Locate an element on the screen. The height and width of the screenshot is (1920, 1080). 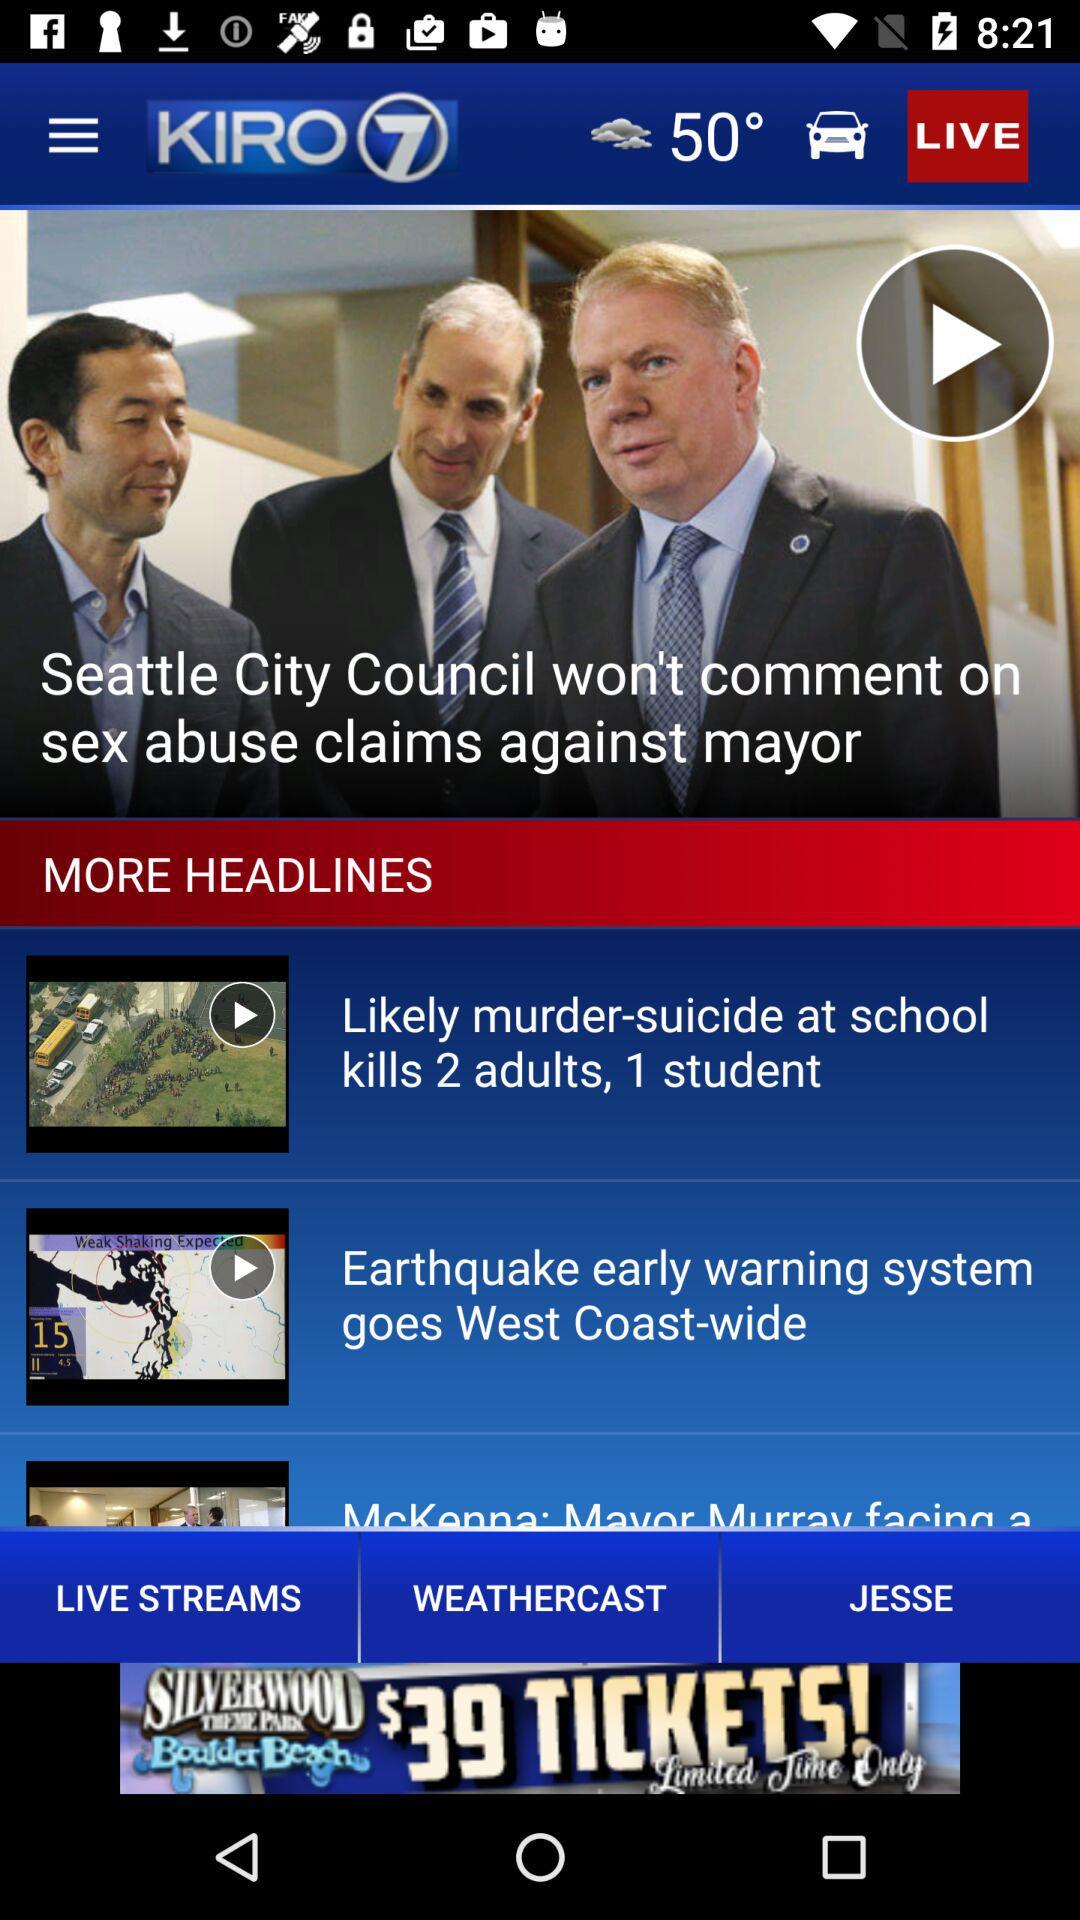
the image below the more headlines is located at coordinates (156, 1053).